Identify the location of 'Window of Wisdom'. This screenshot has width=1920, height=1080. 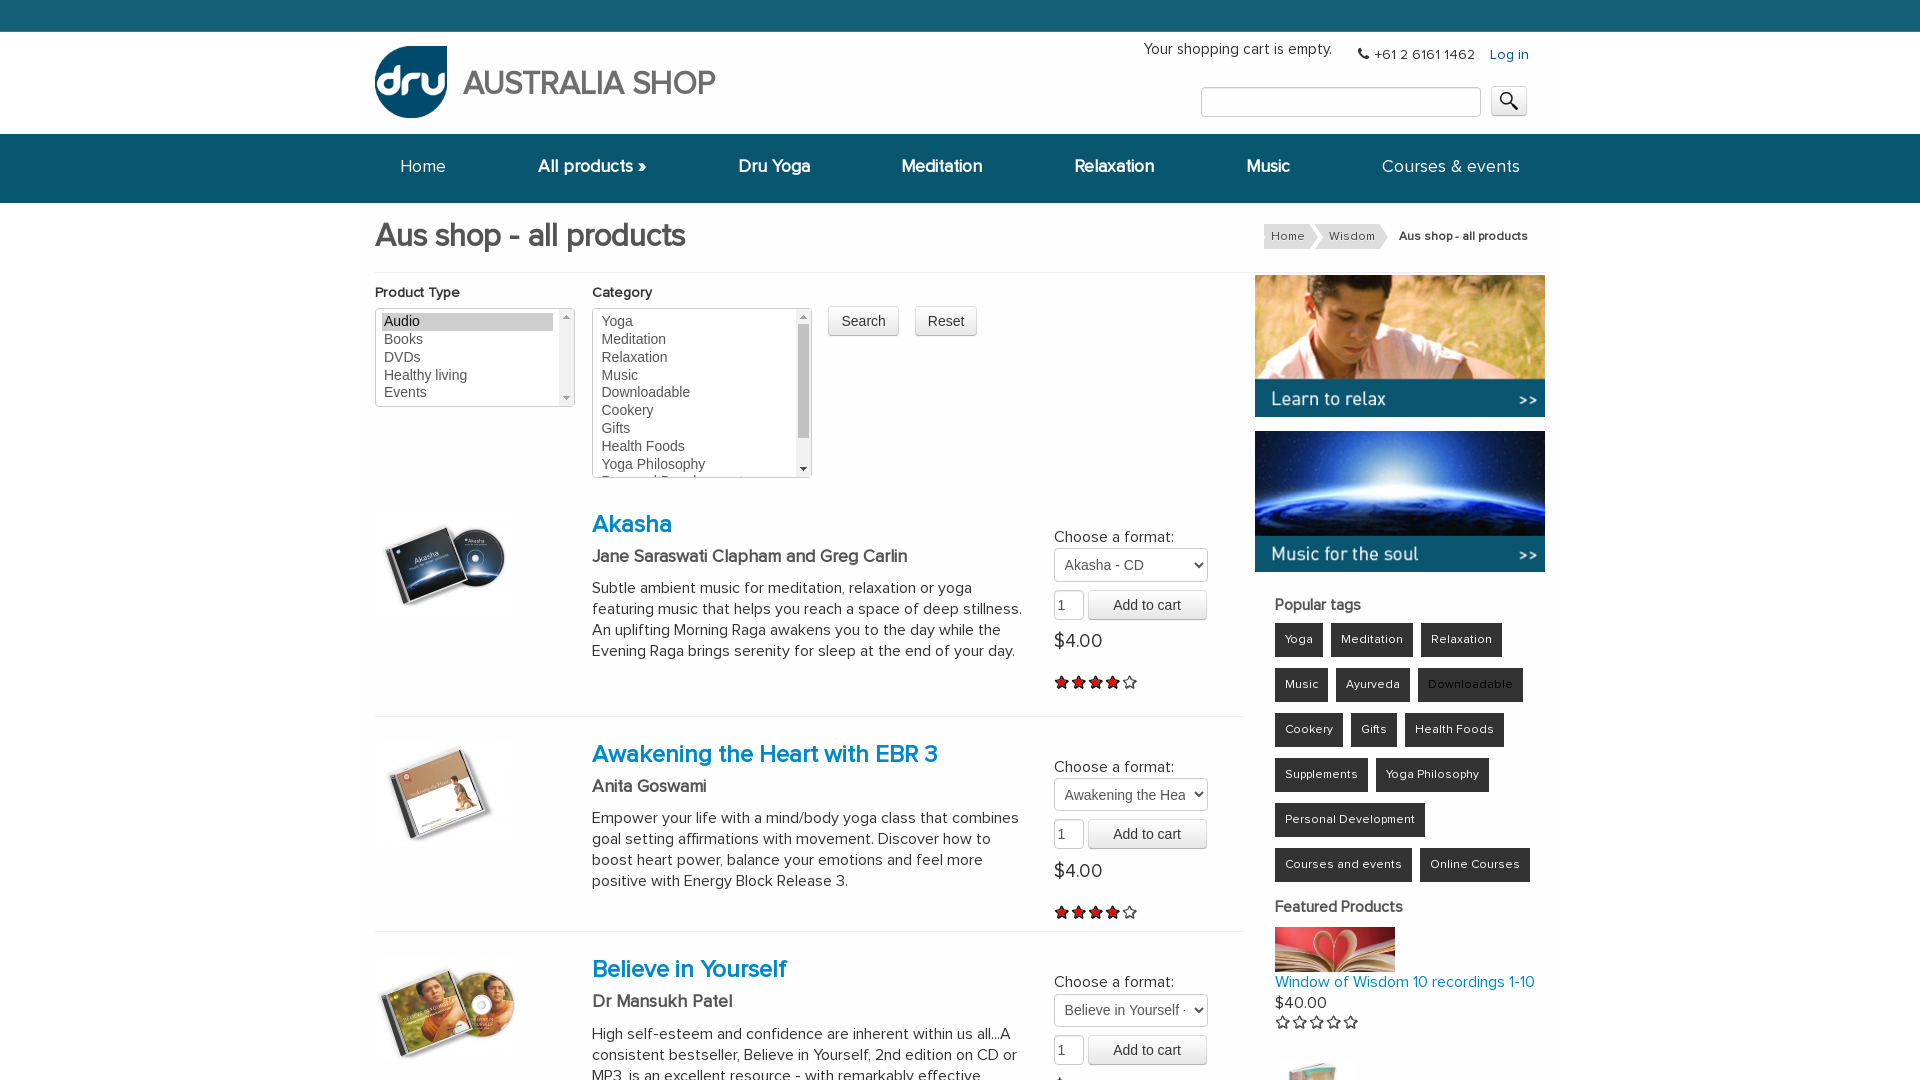
(1334, 948).